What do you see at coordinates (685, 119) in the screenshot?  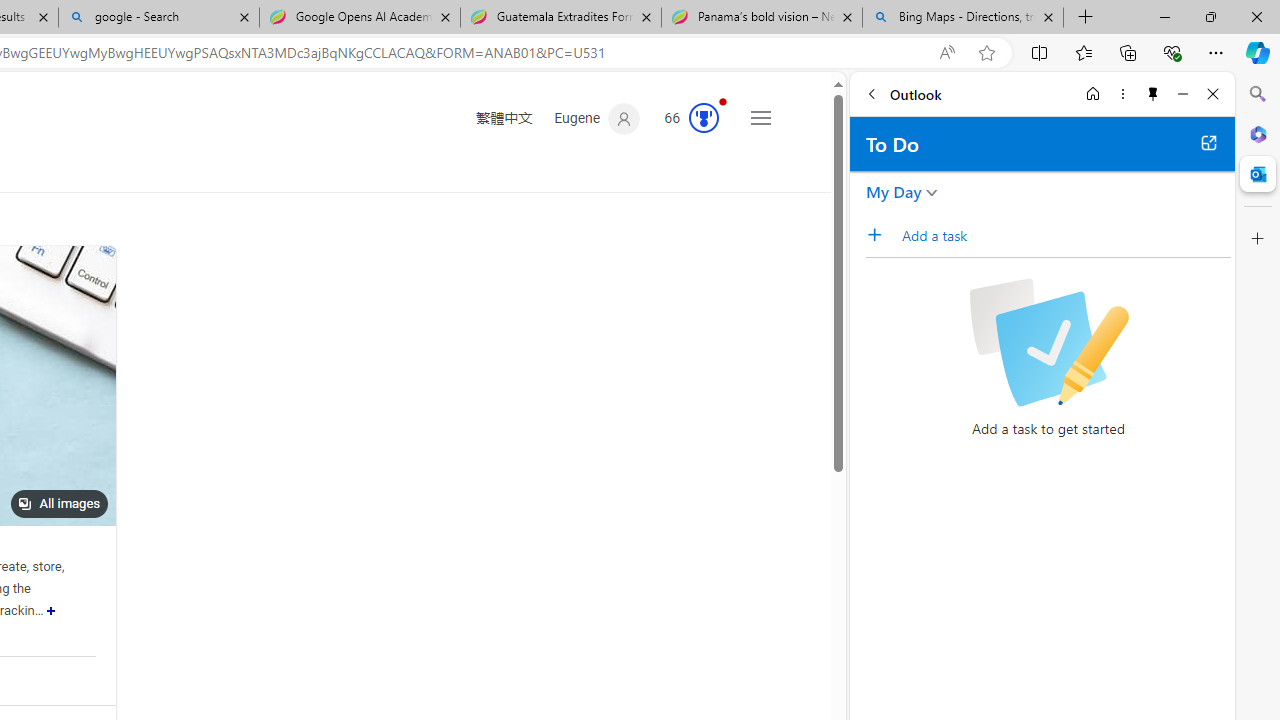 I see `'Microsoft Rewards 63'` at bounding box center [685, 119].